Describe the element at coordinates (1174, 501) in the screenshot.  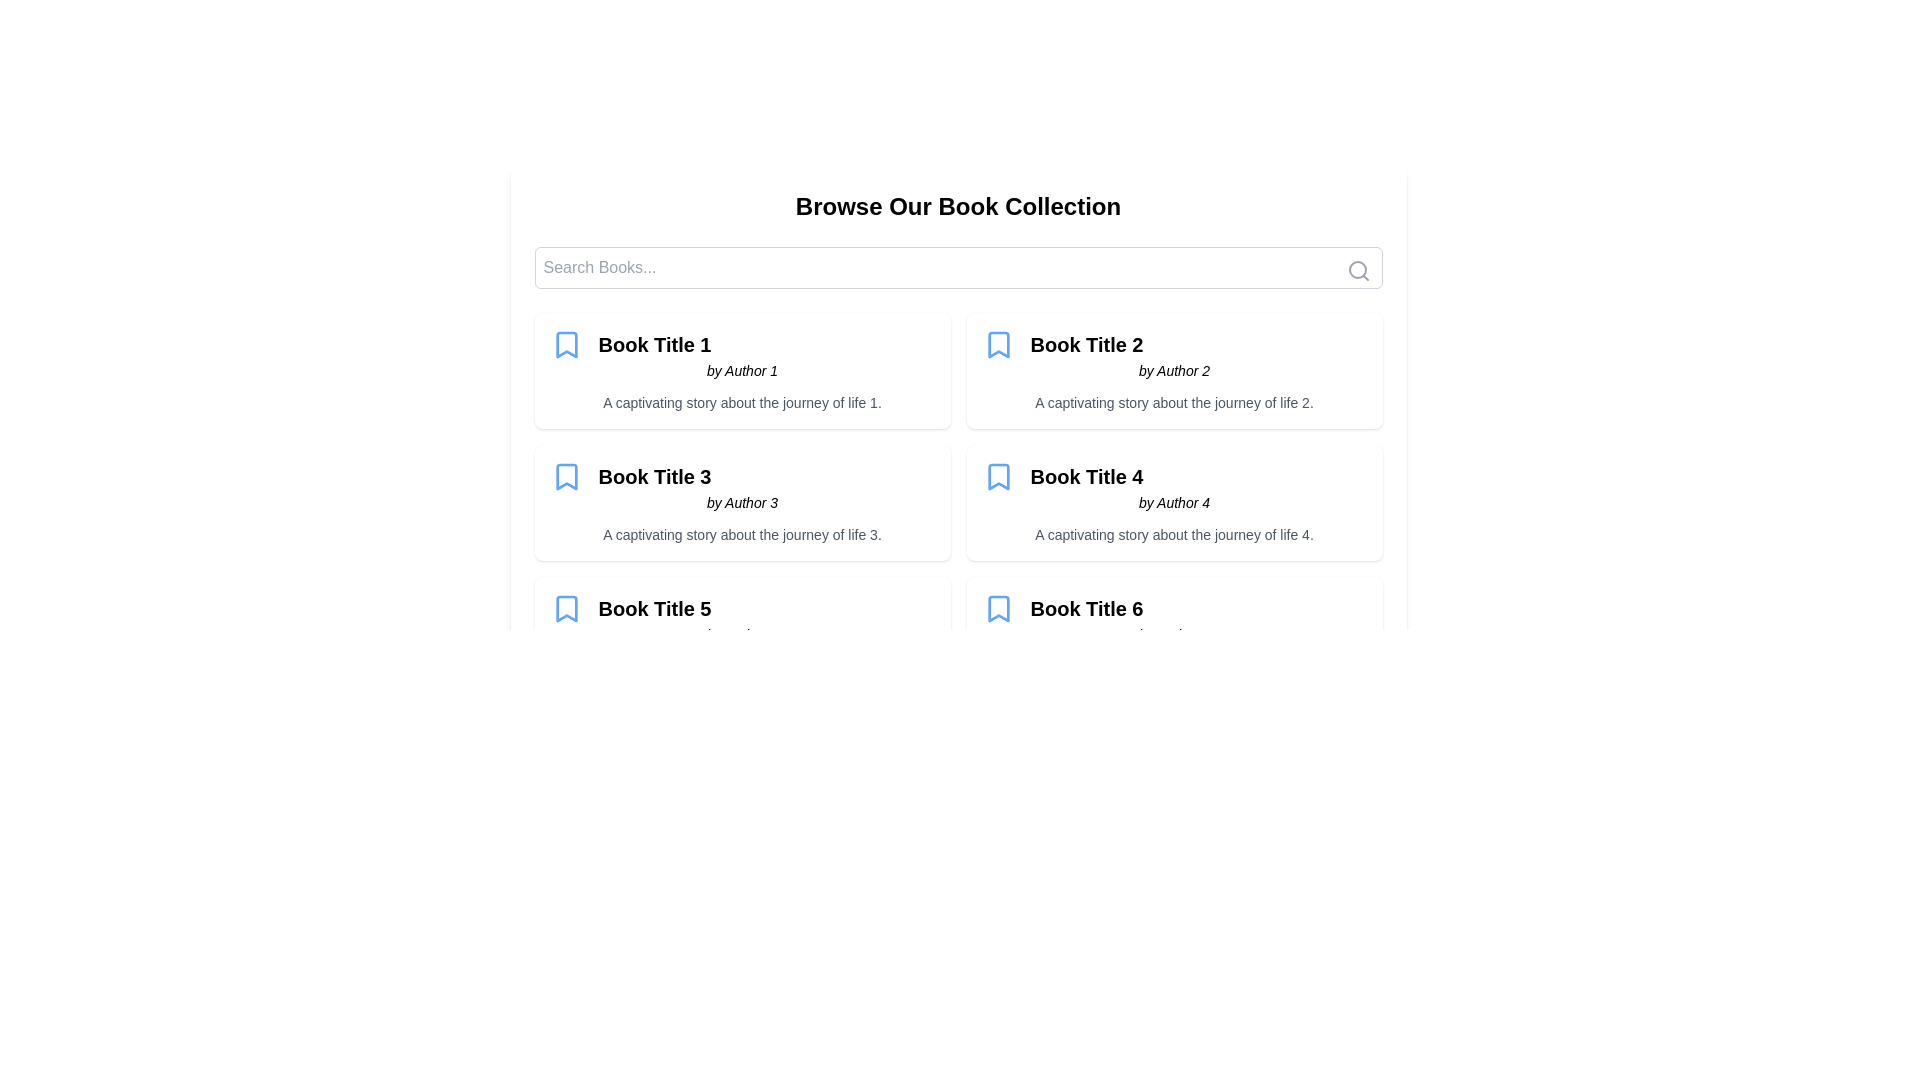
I see `the fourth book card displaying information about a book, including its title, author, and short description, located in the second column and second row of the grid layout` at that location.